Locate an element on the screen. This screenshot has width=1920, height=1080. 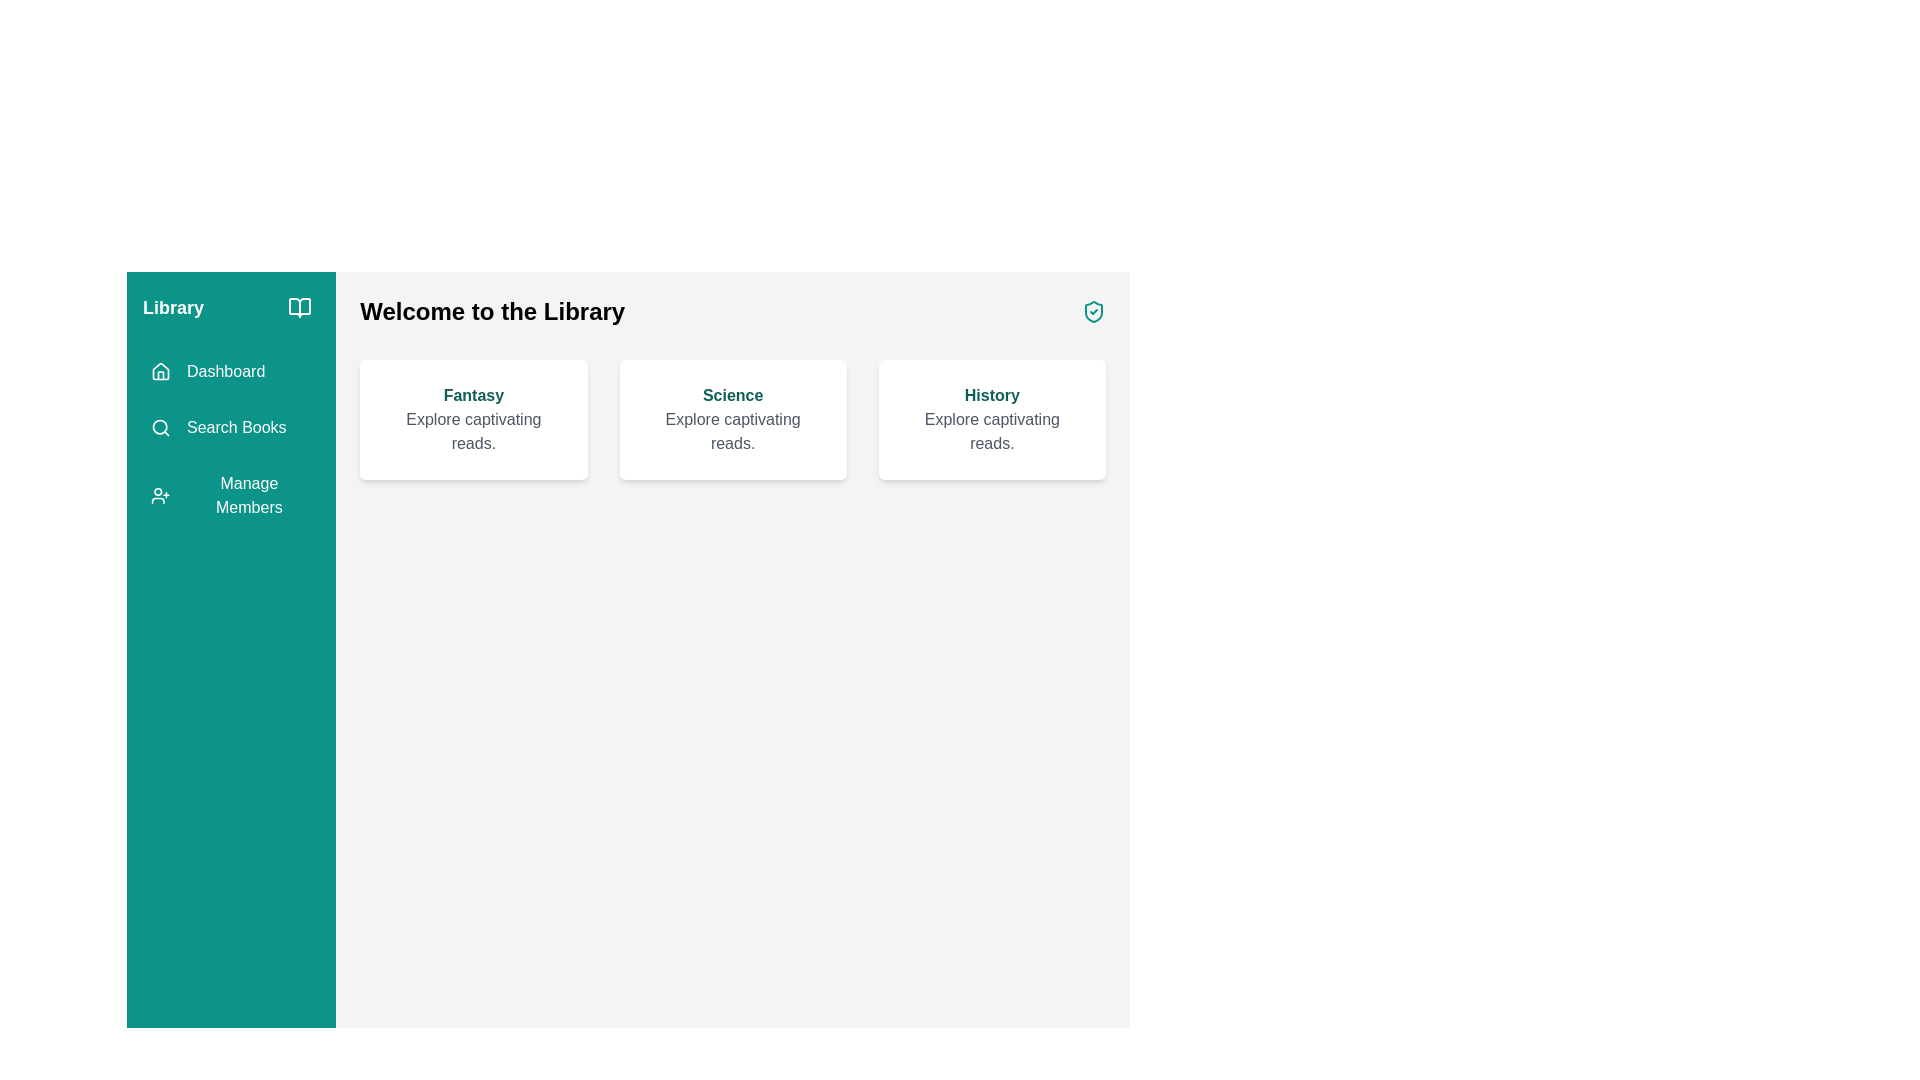
the Text label within the navigation link that leads to the Dashboard interface, located in the left sidebar under the 'Library' title is located at coordinates (226, 371).